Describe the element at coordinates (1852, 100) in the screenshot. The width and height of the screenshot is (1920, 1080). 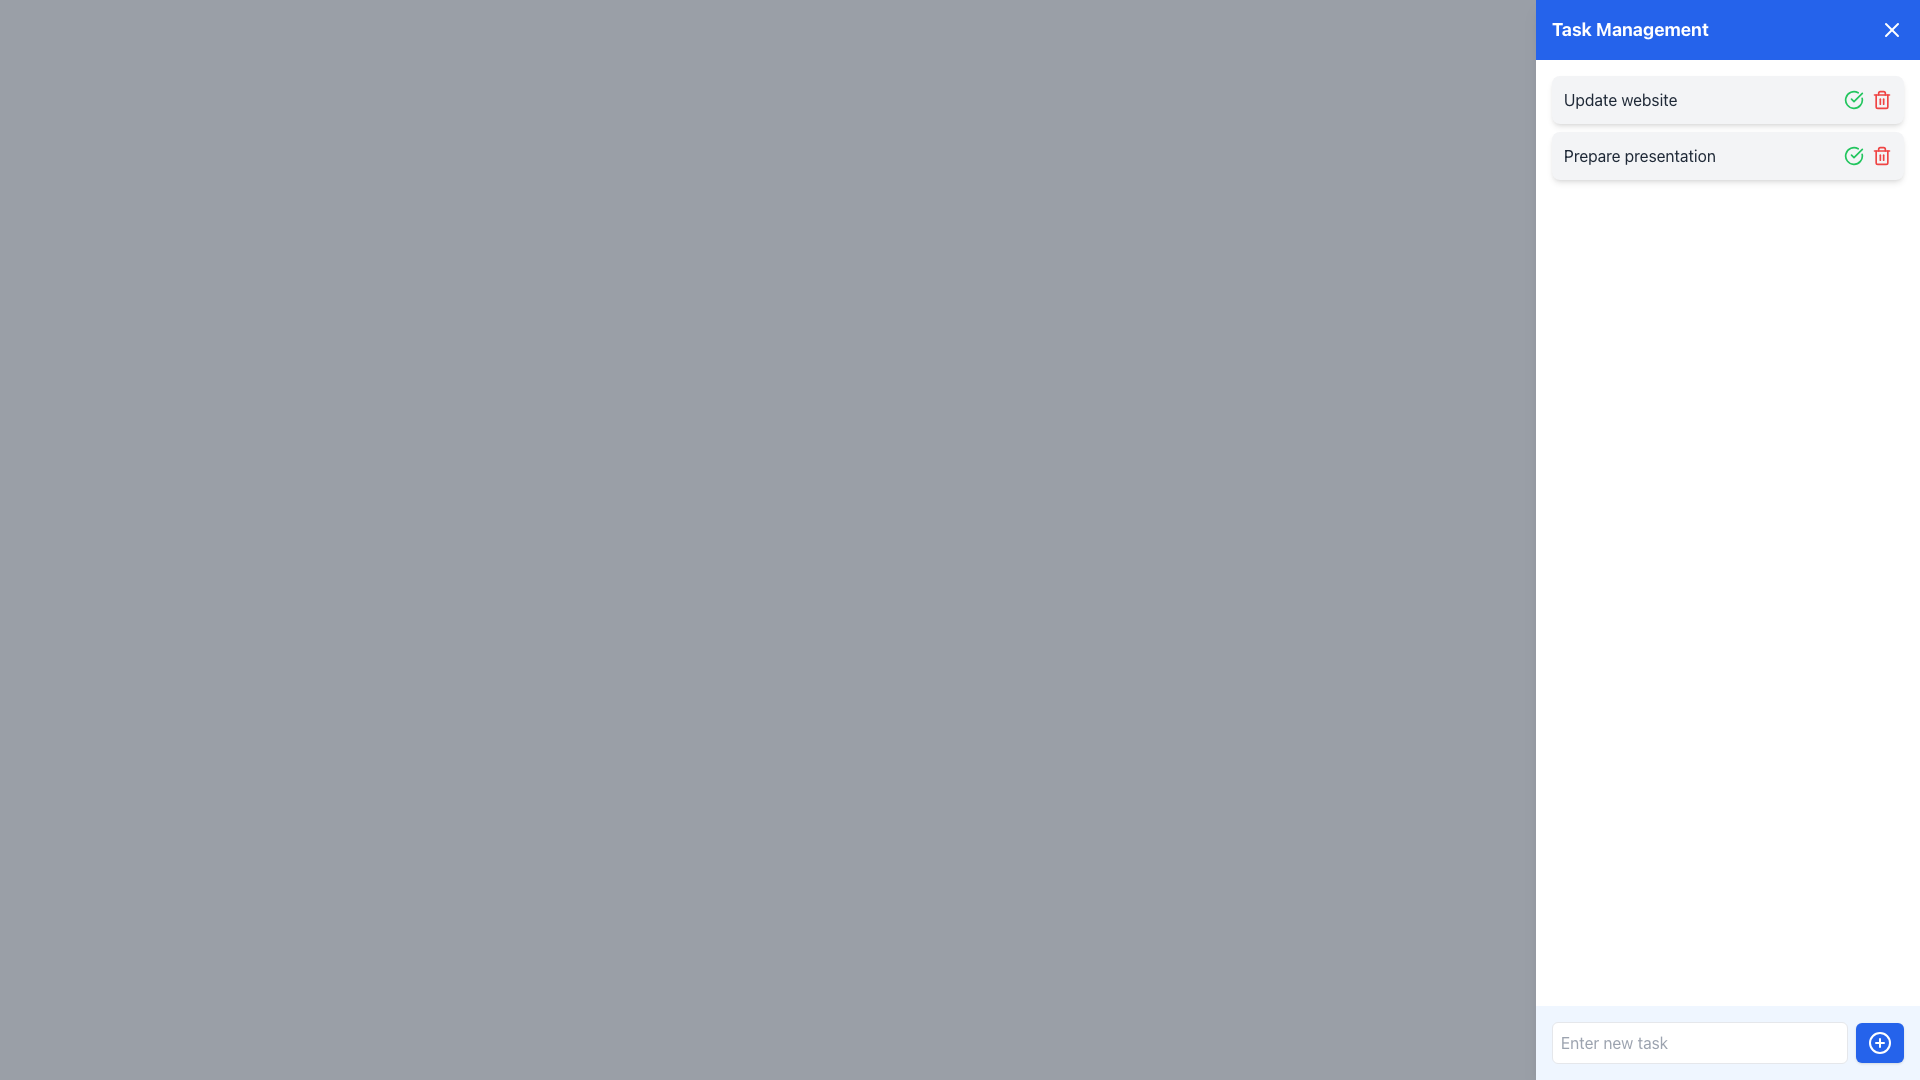
I see `the leftmost icon in the row for the 'Prepare presentation' task in the 'Task Management' panel` at that location.